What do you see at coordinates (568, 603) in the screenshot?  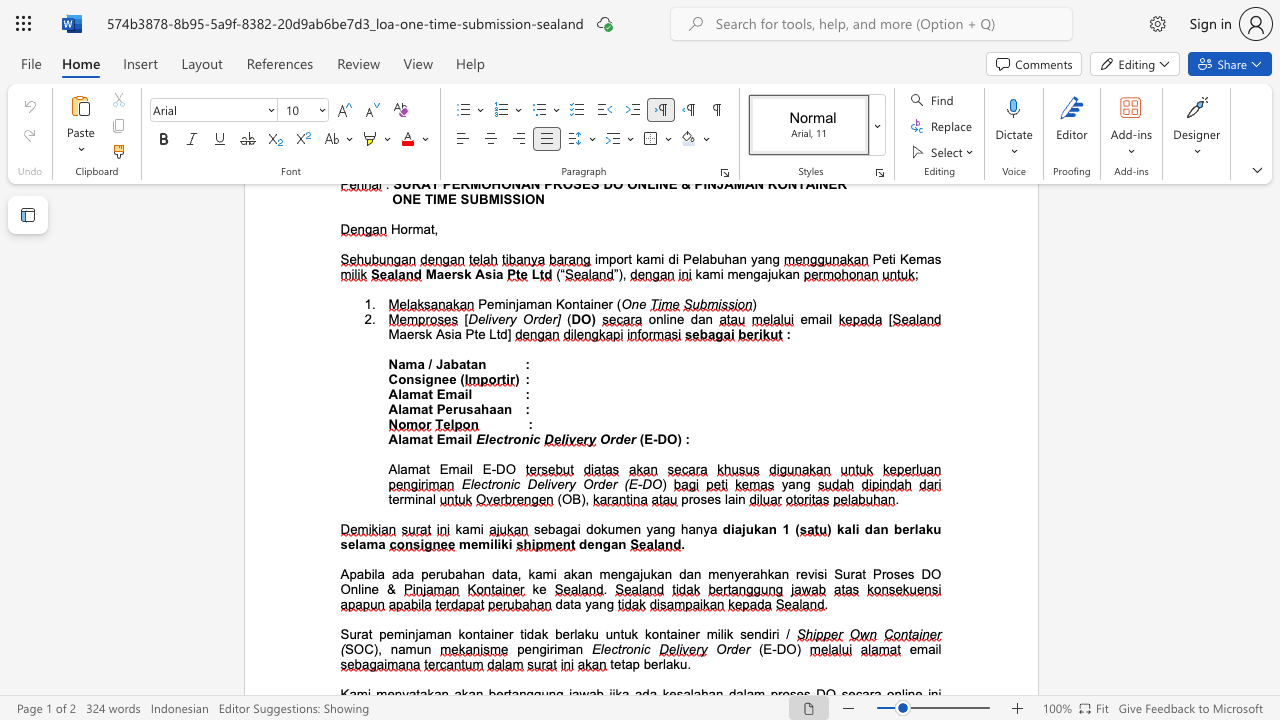 I see `the space between the continuous character "a" and "t" in the text` at bounding box center [568, 603].